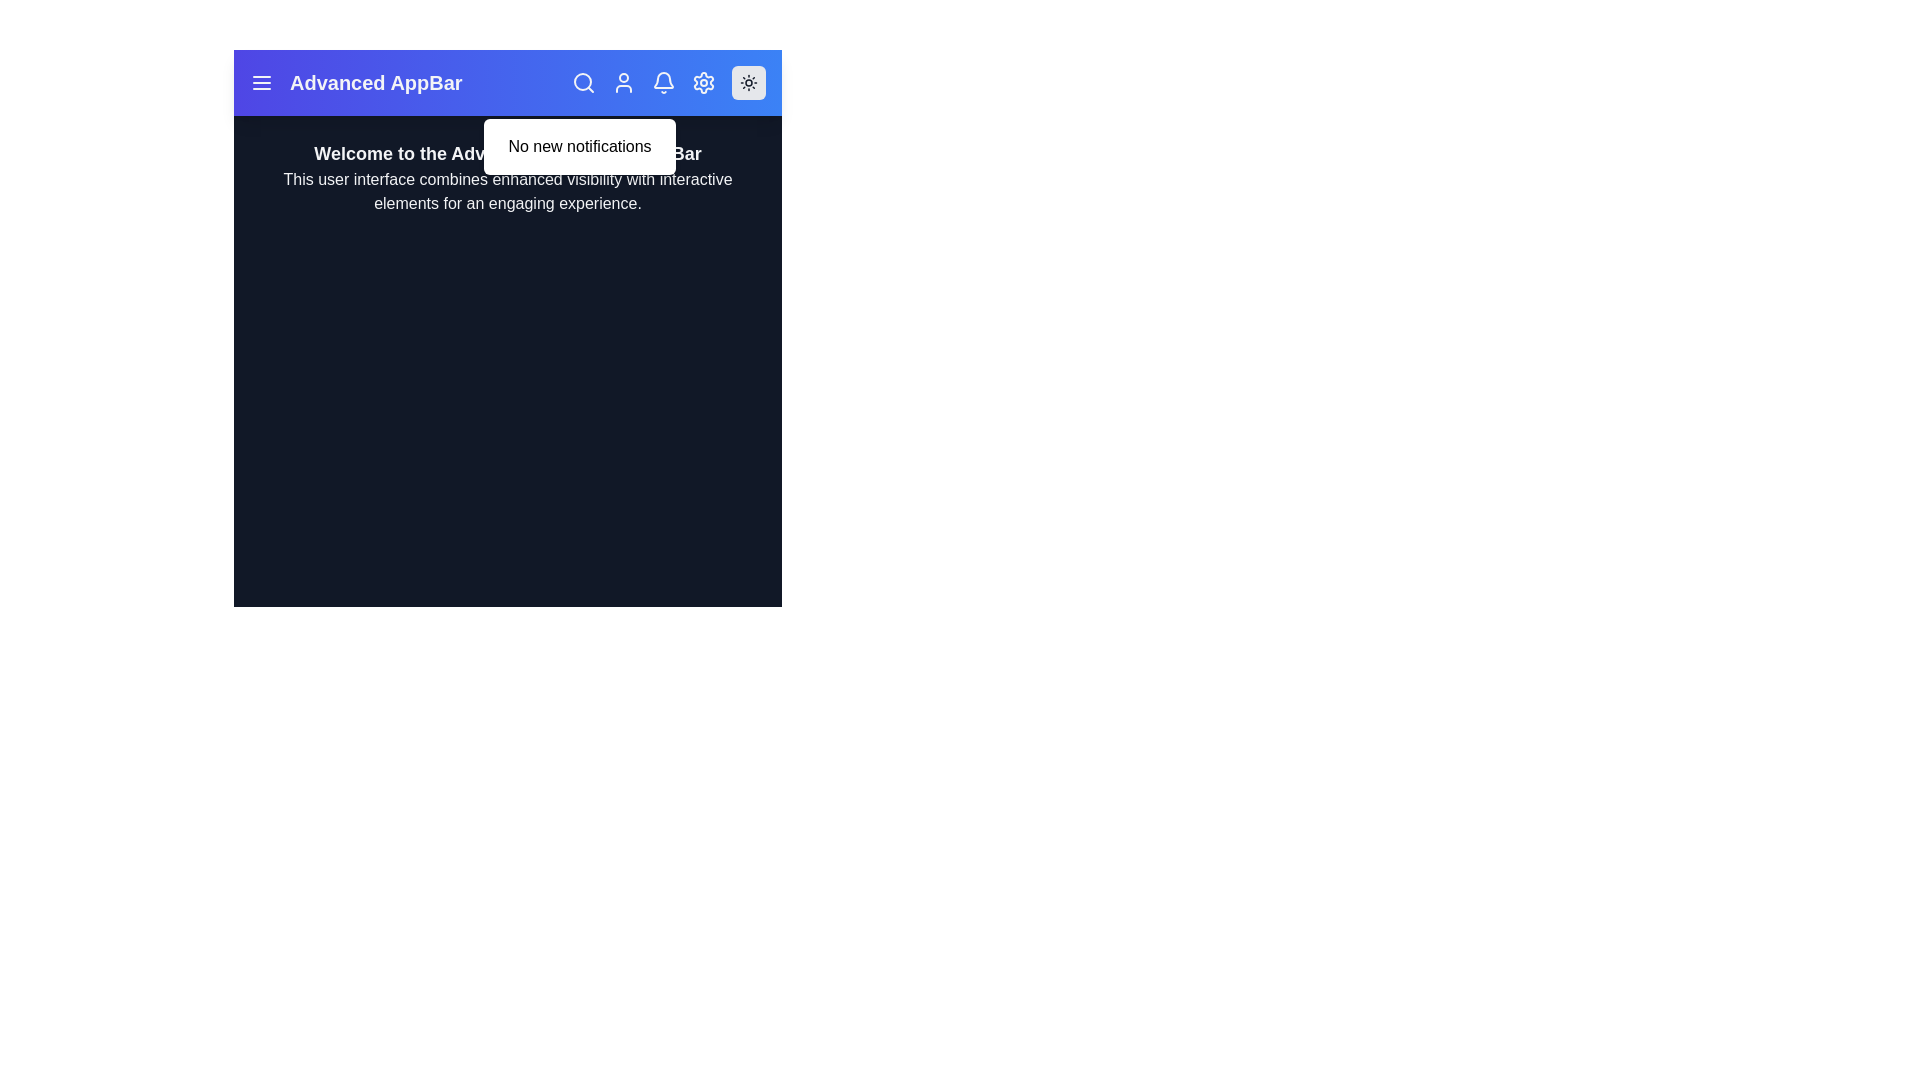 The height and width of the screenshot is (1080, 1920). Describe the element at coordinates (375, 82) in the screenshot. I see `the title labeled 'Advanced AppBar' in the AppBar` at that location.